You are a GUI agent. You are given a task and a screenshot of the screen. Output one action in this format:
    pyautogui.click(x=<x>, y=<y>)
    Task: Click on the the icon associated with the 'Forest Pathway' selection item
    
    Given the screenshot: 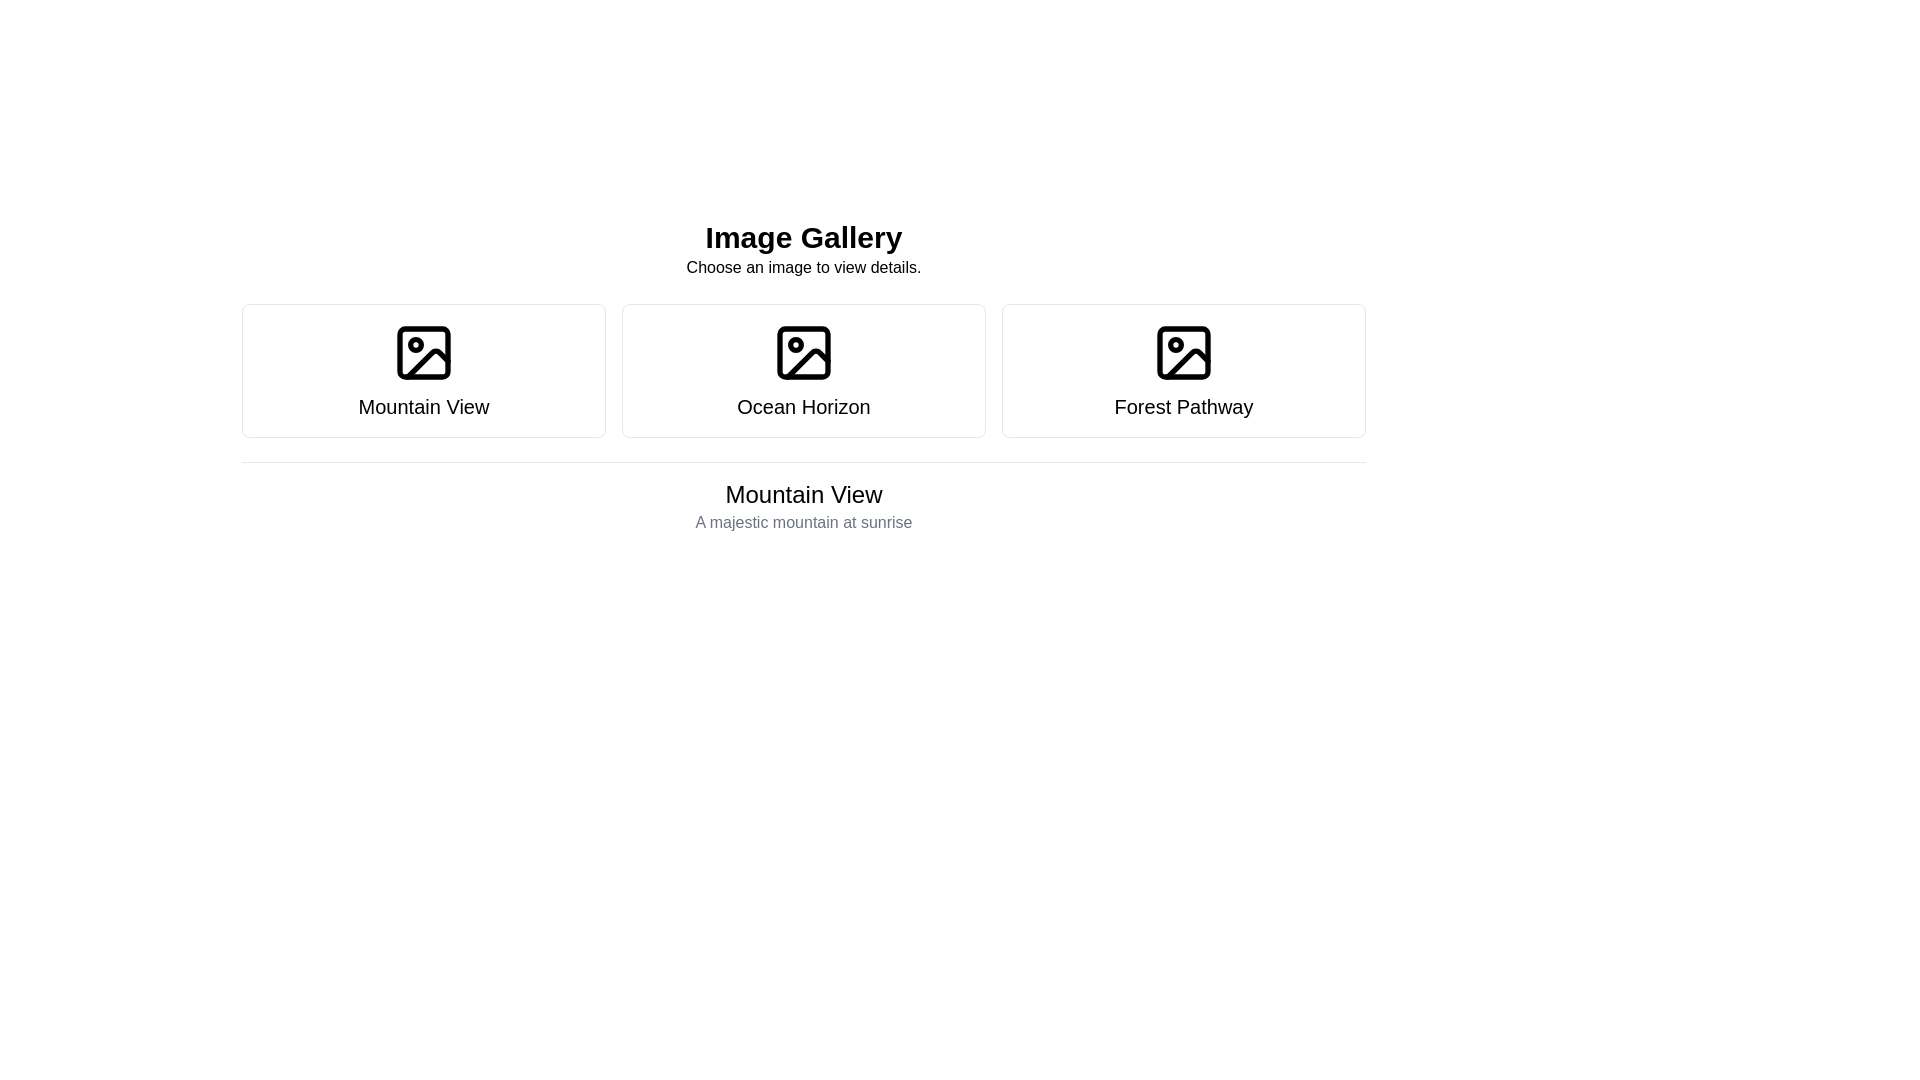 What is the action you would take?
    pyautogui.click(x=1184, y=352)
    